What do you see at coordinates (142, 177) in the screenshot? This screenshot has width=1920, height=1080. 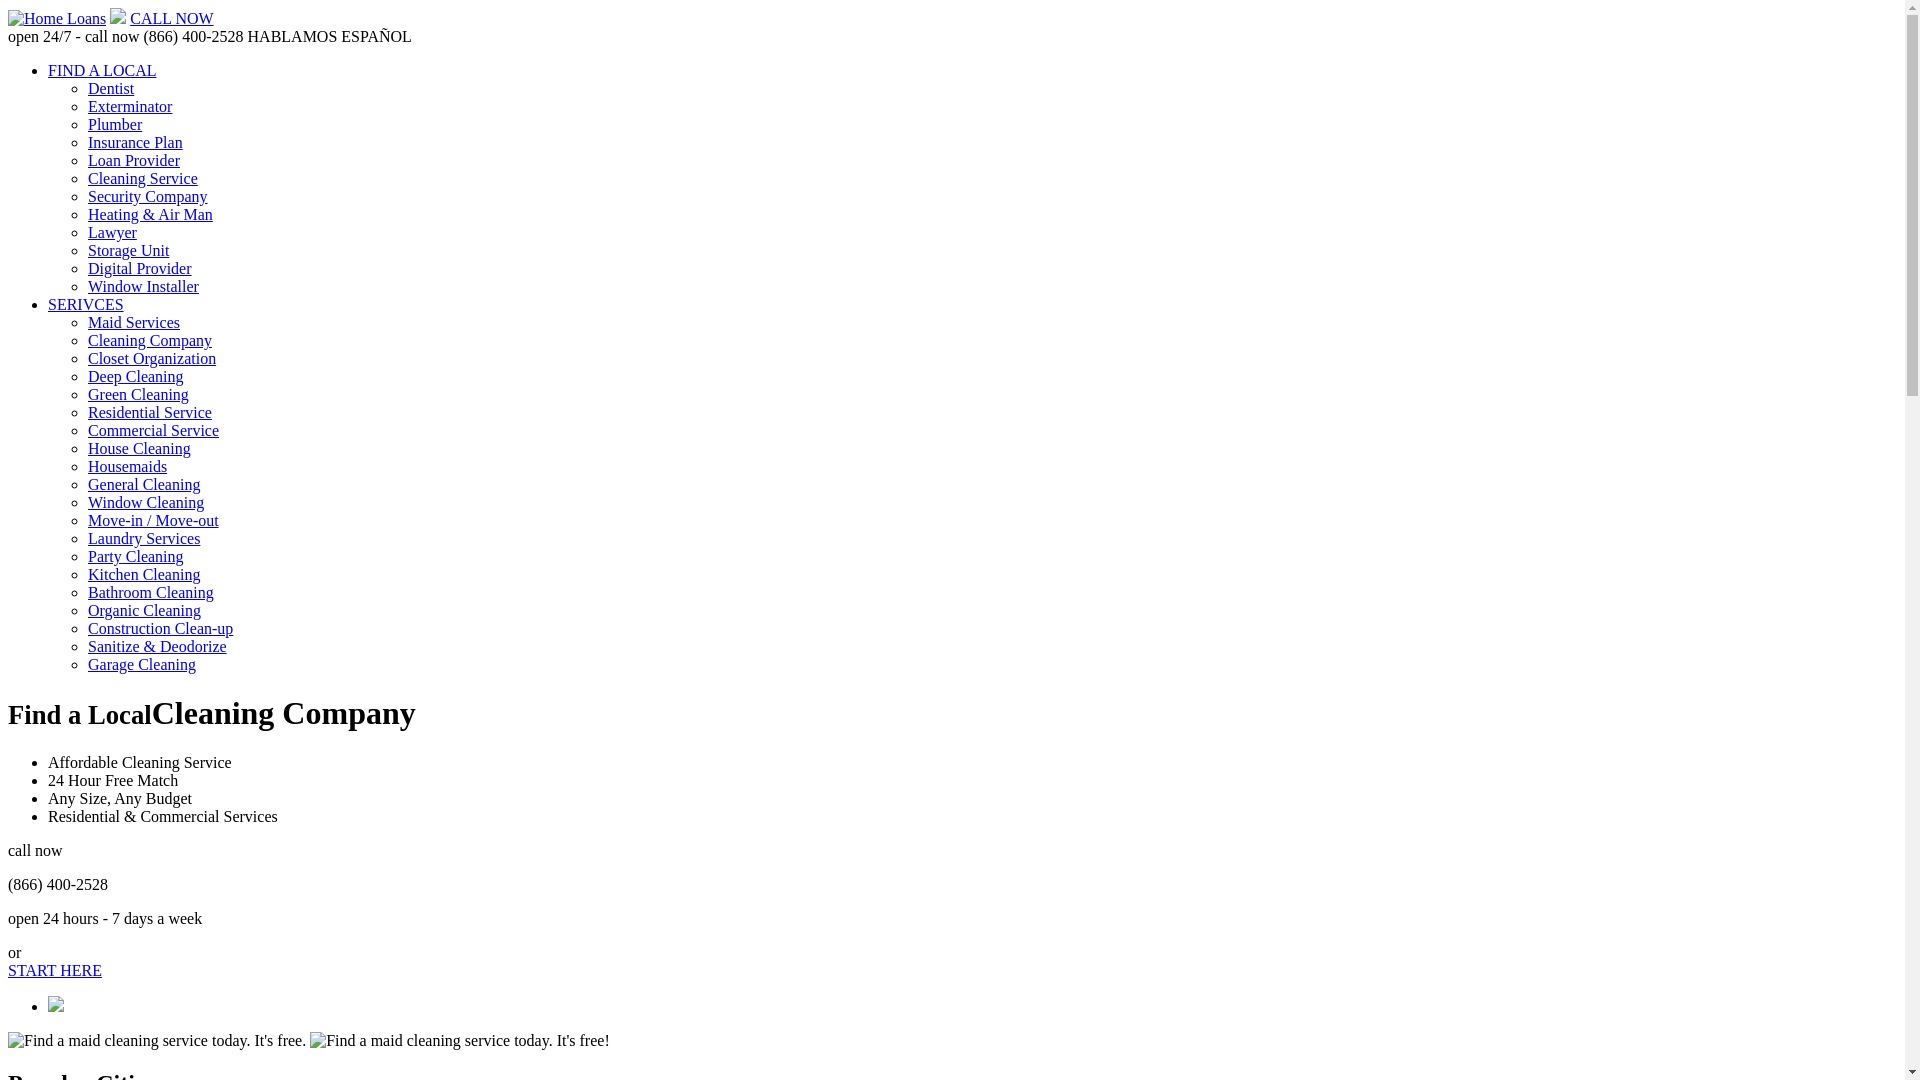 I see `'Cleaning Service'` at bounding box center [142, 177].